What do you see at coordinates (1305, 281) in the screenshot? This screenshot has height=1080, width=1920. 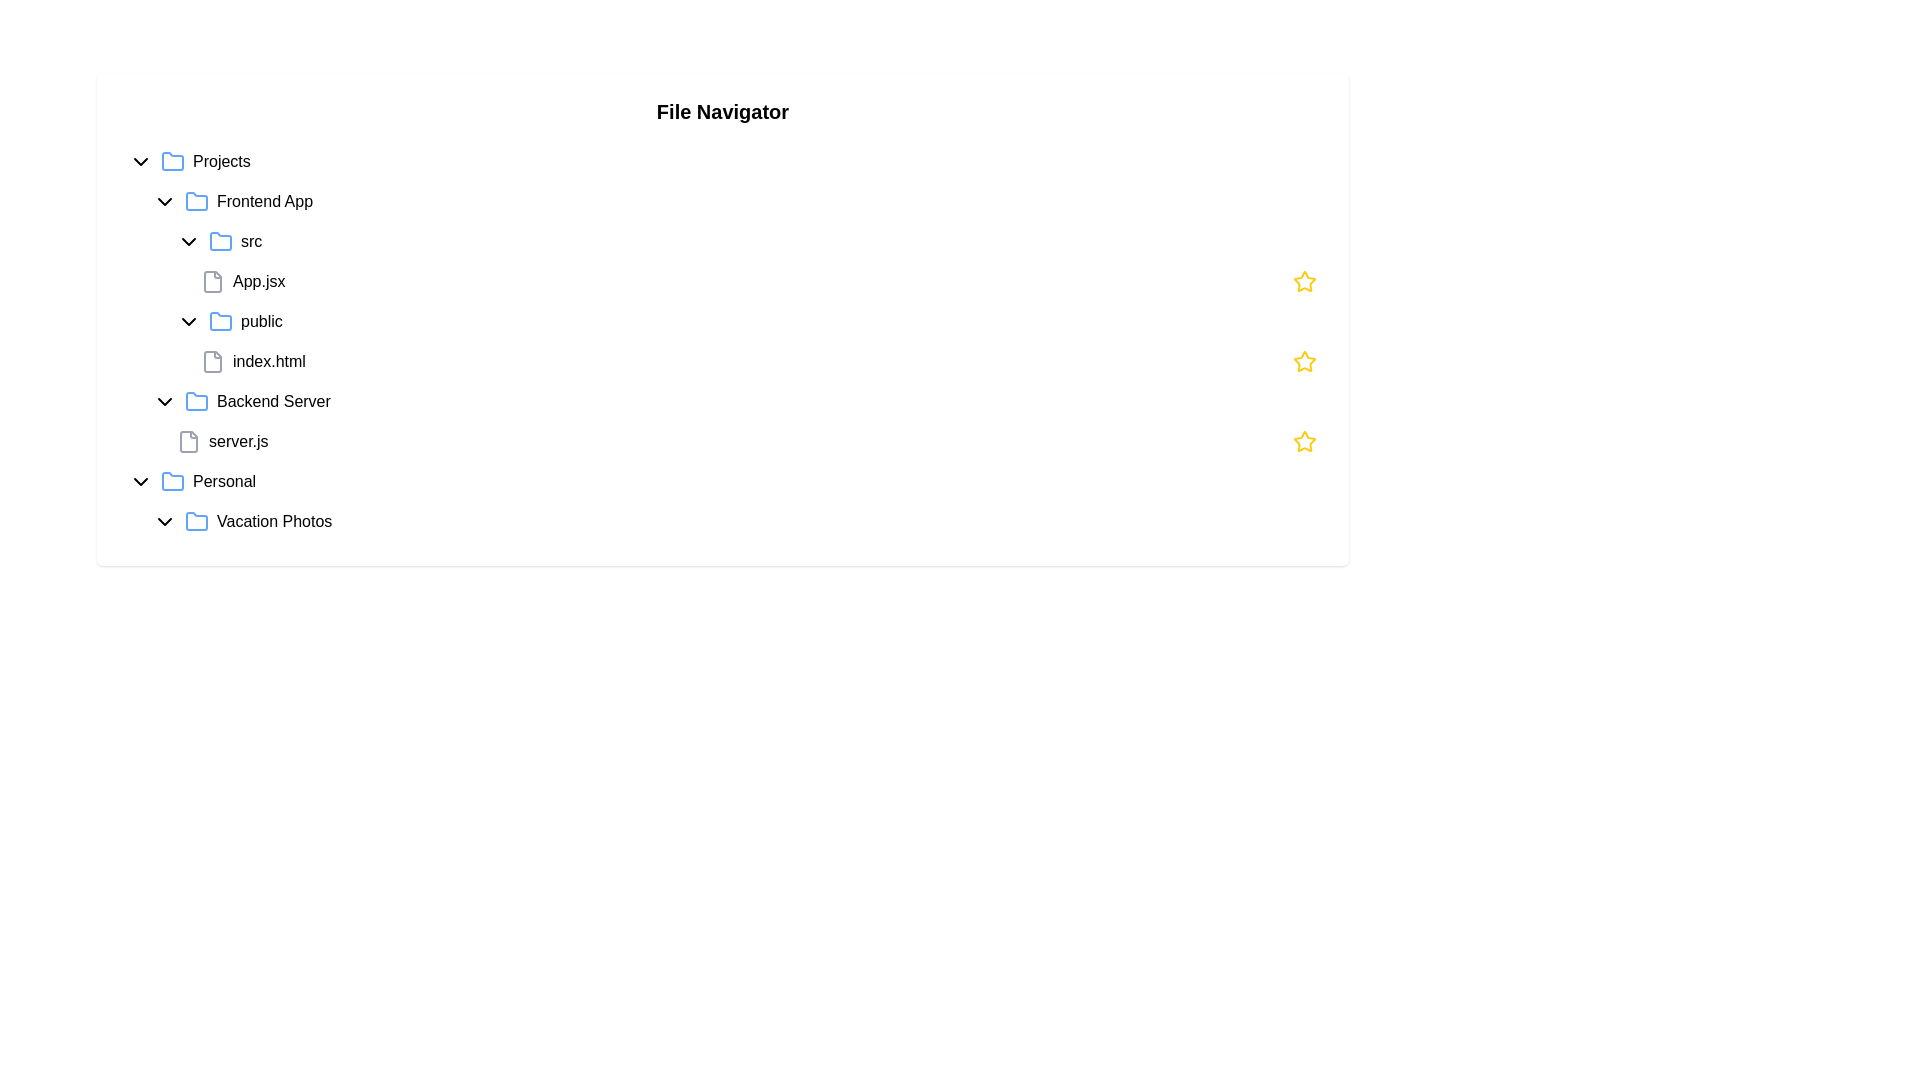 I see `the yellow star icon with a hollow center` at bounding box center [1305, 281].